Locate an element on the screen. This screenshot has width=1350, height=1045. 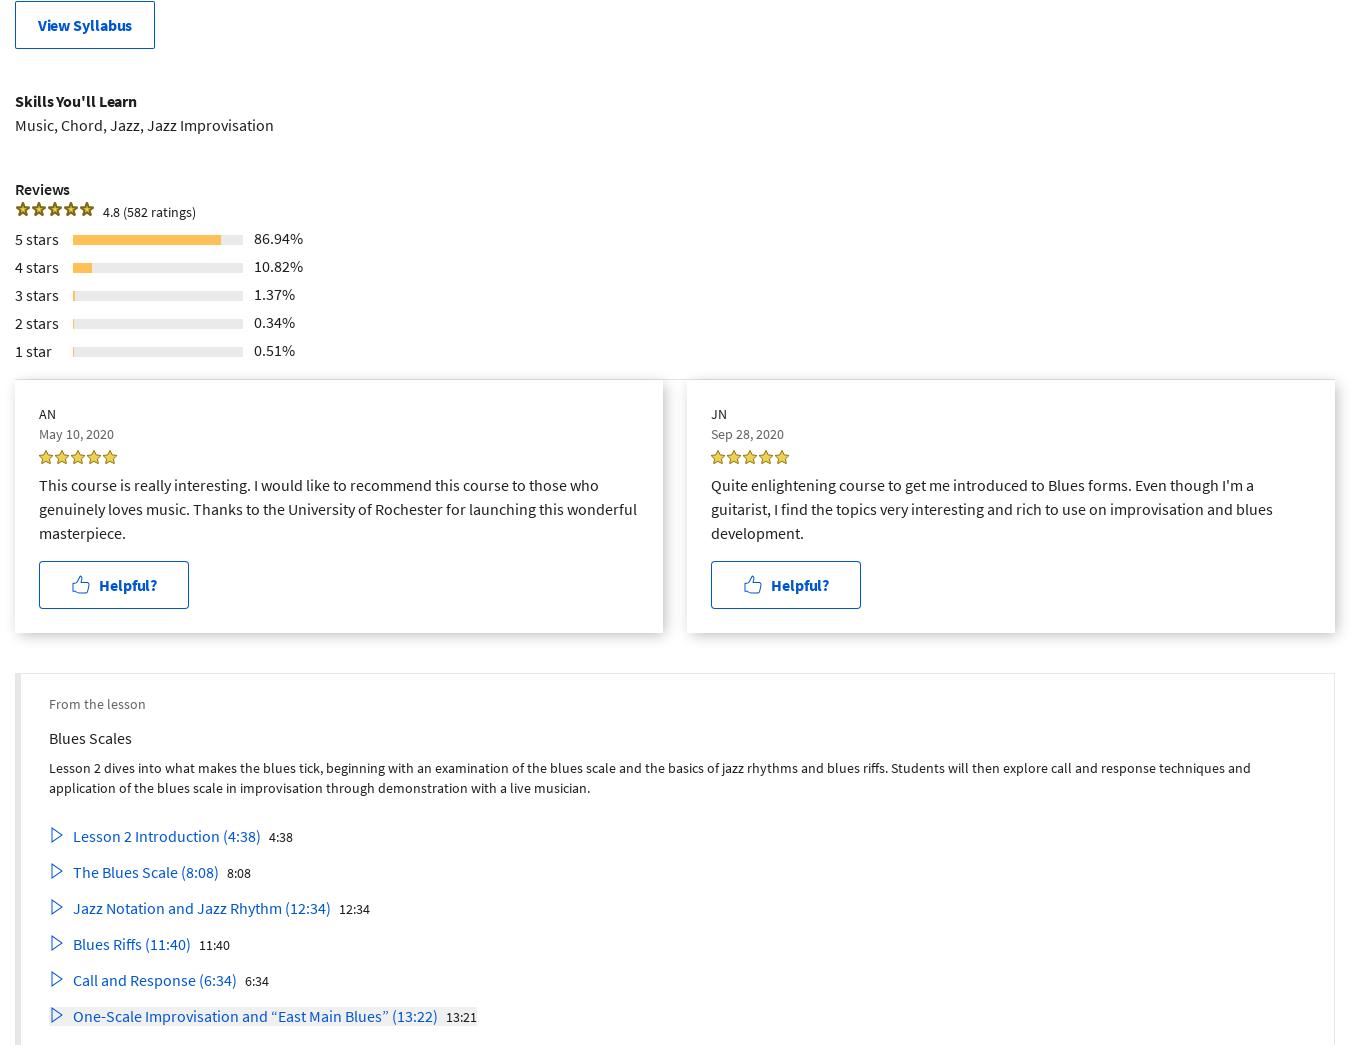
'Blues Riffs (11:40)' is located at coordinates (132, 942).